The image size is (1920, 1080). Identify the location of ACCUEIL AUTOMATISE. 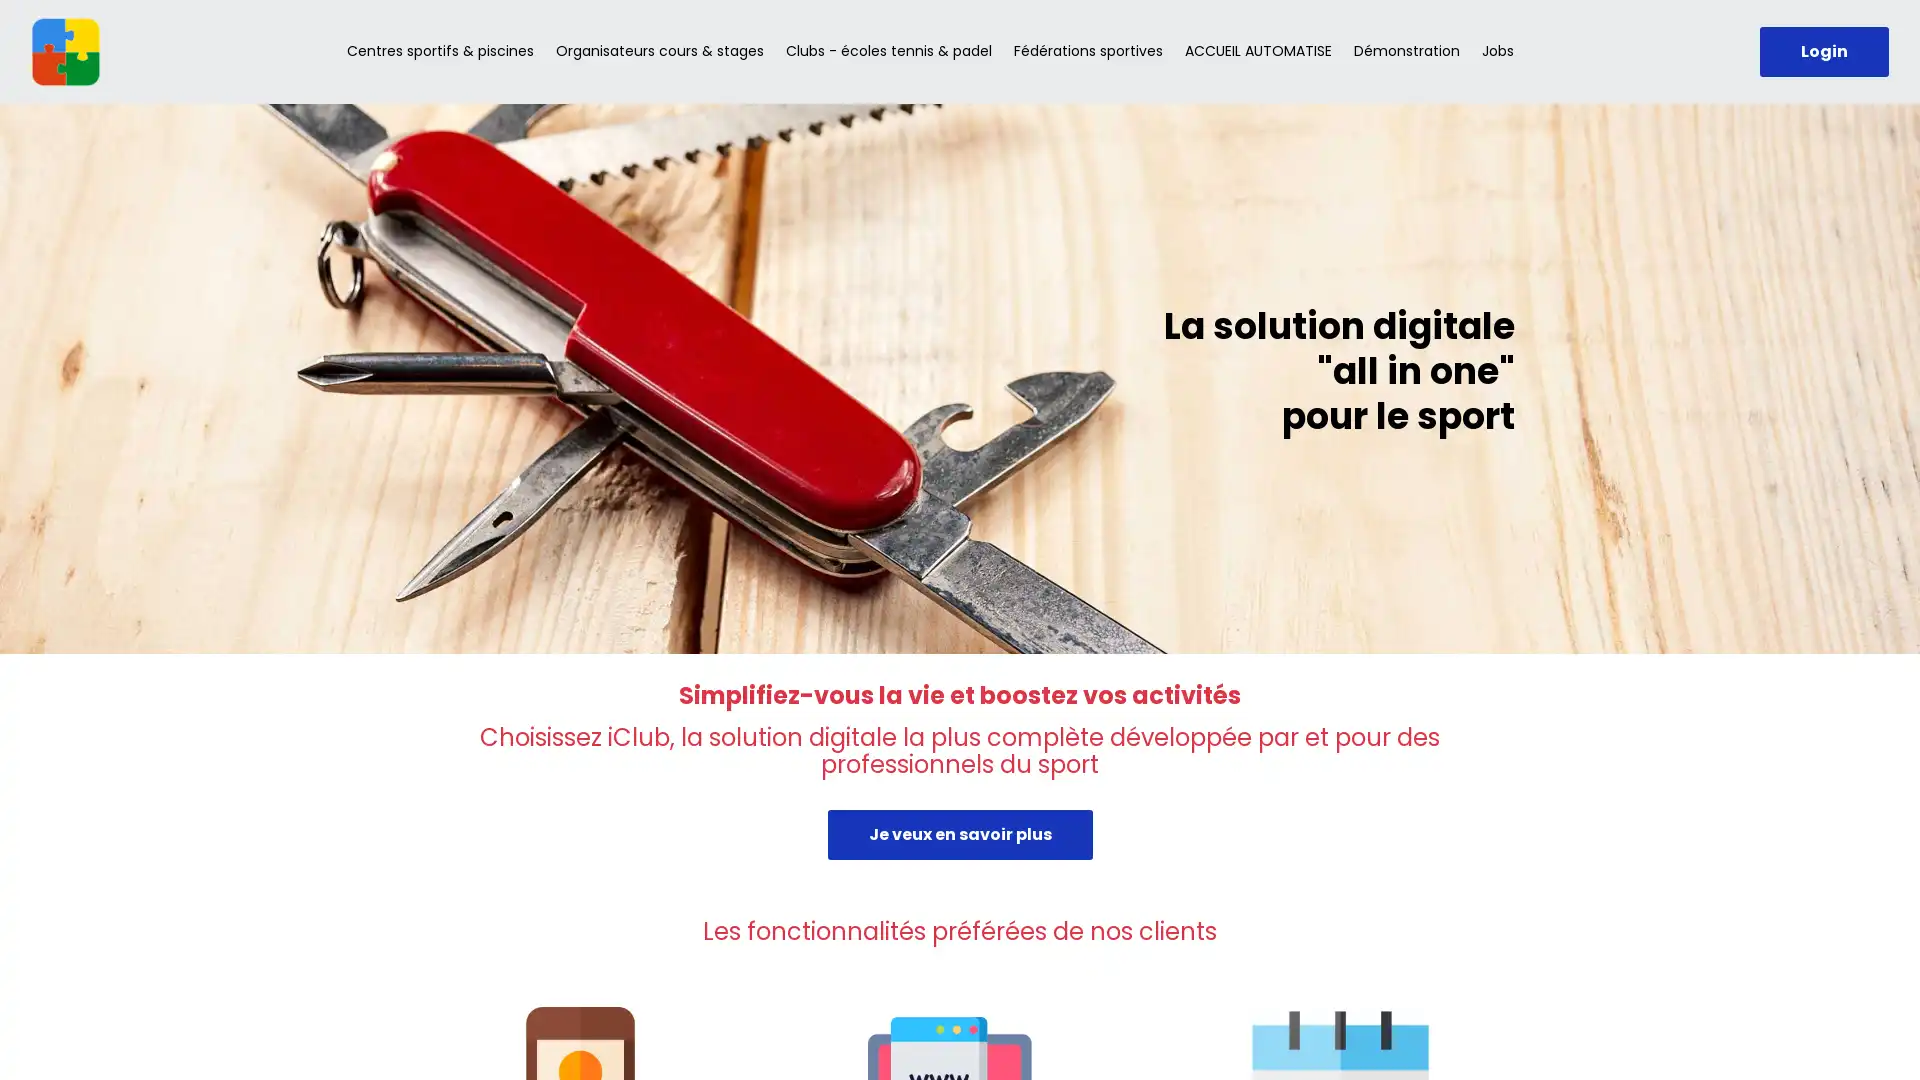
(1256, 50).